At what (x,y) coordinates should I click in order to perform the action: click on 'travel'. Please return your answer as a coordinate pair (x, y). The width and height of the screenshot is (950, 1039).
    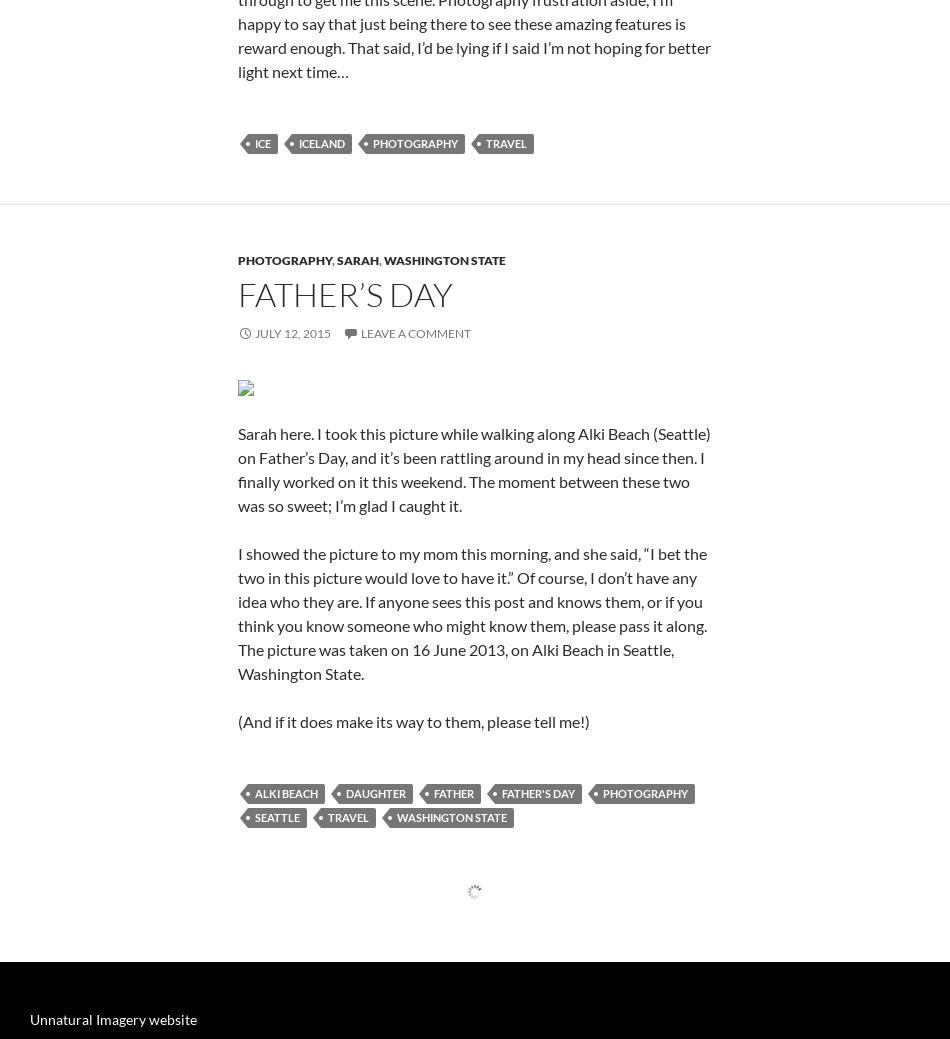
    Looking at the image, I should click on (506, 385).